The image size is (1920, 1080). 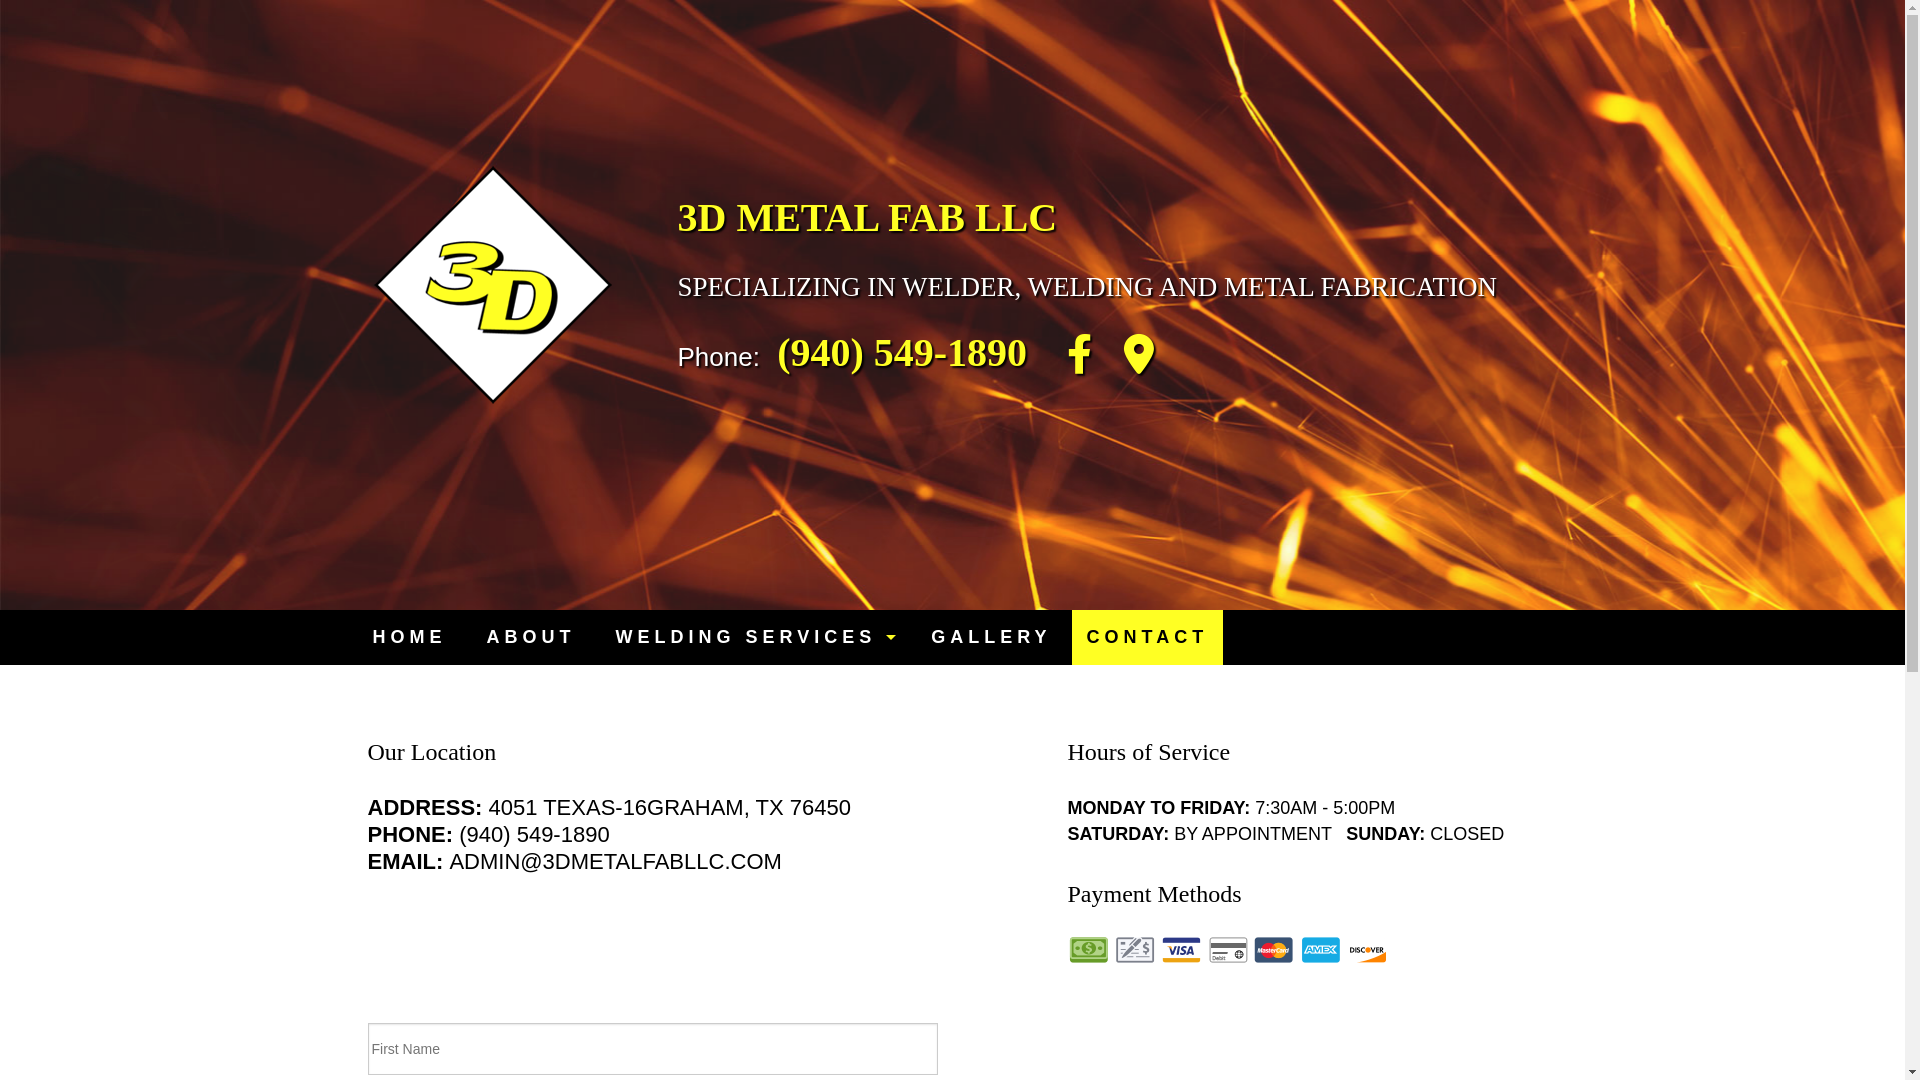 What do you see at coordinates (530, 637) in the screenshot?
I see `'ABOUT'` at bounding box center [530, 637].